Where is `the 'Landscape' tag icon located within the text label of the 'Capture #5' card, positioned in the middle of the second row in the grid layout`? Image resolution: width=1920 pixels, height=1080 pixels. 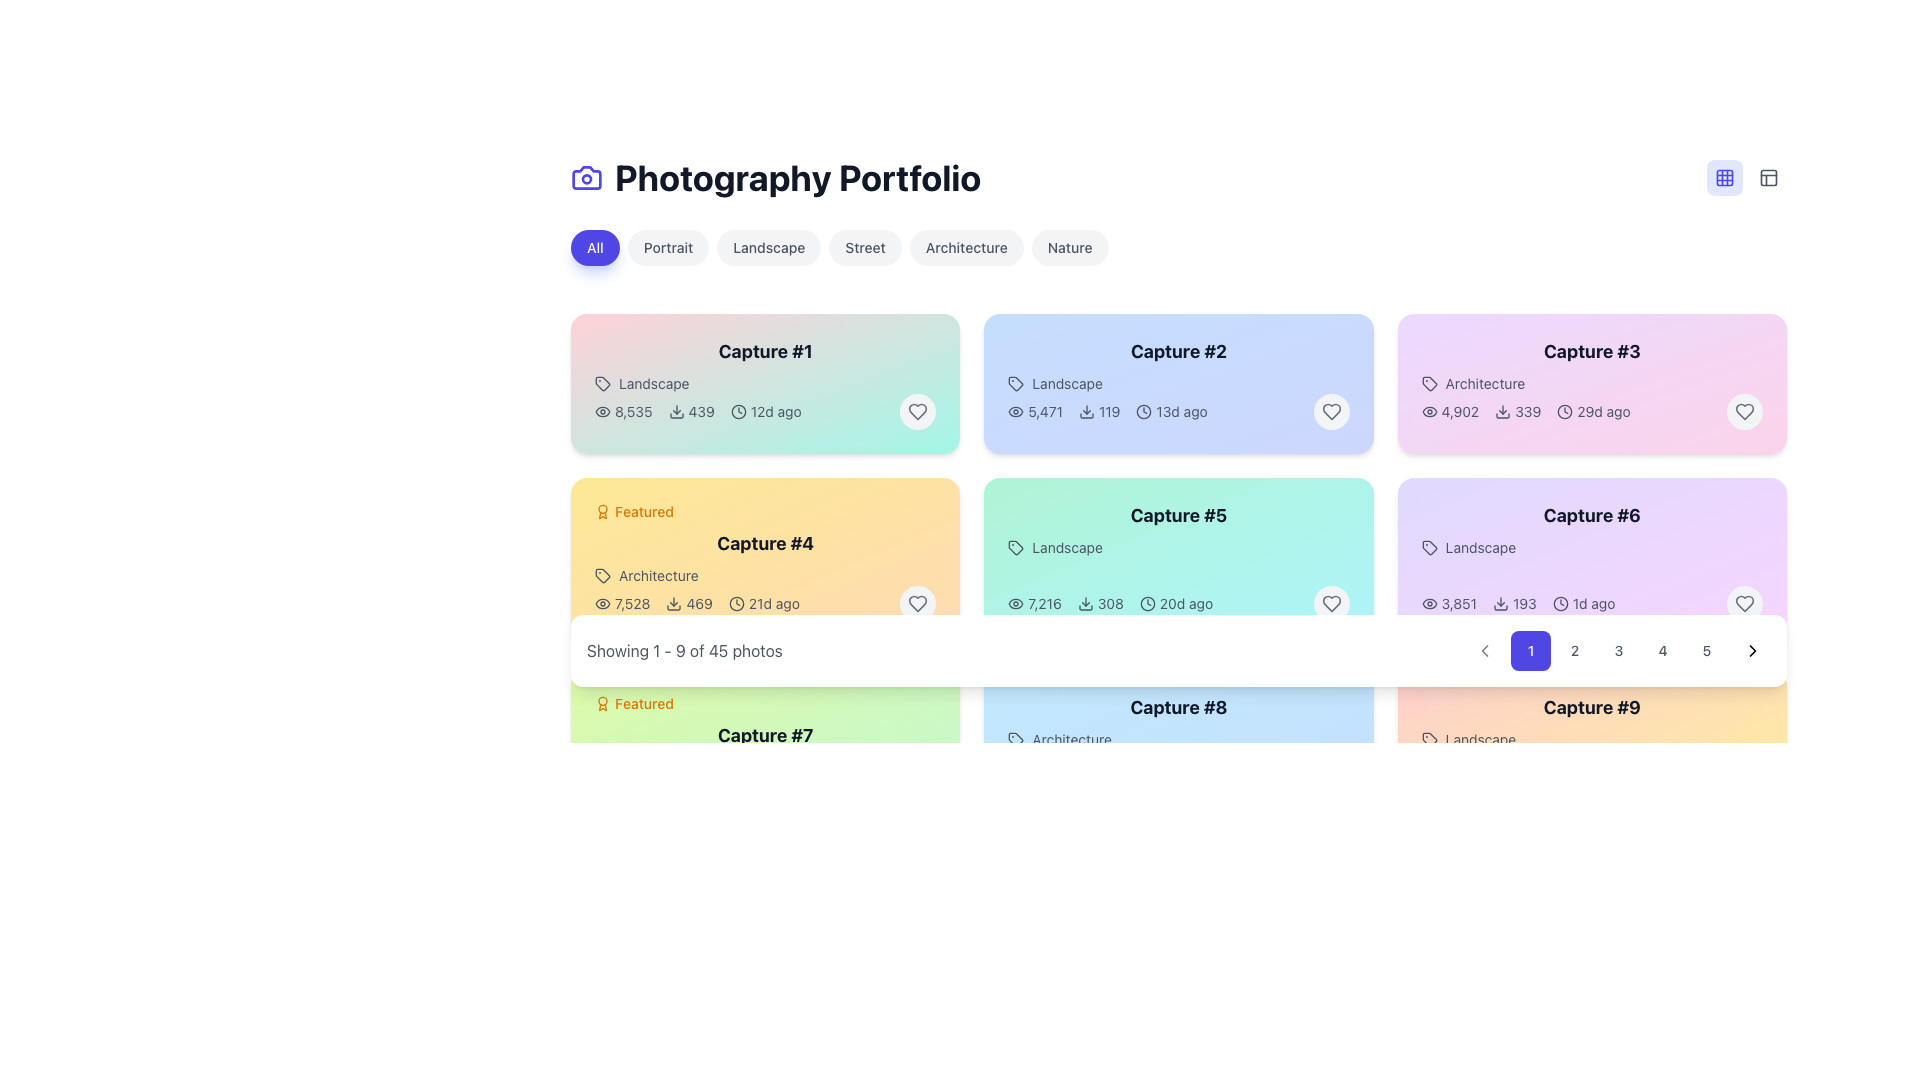 the 'Landscape' tag icon located within the text label of the 'Capture #5' card, positioned in the middle of the second row in the grid layout is located at coordinates (1016, 547).